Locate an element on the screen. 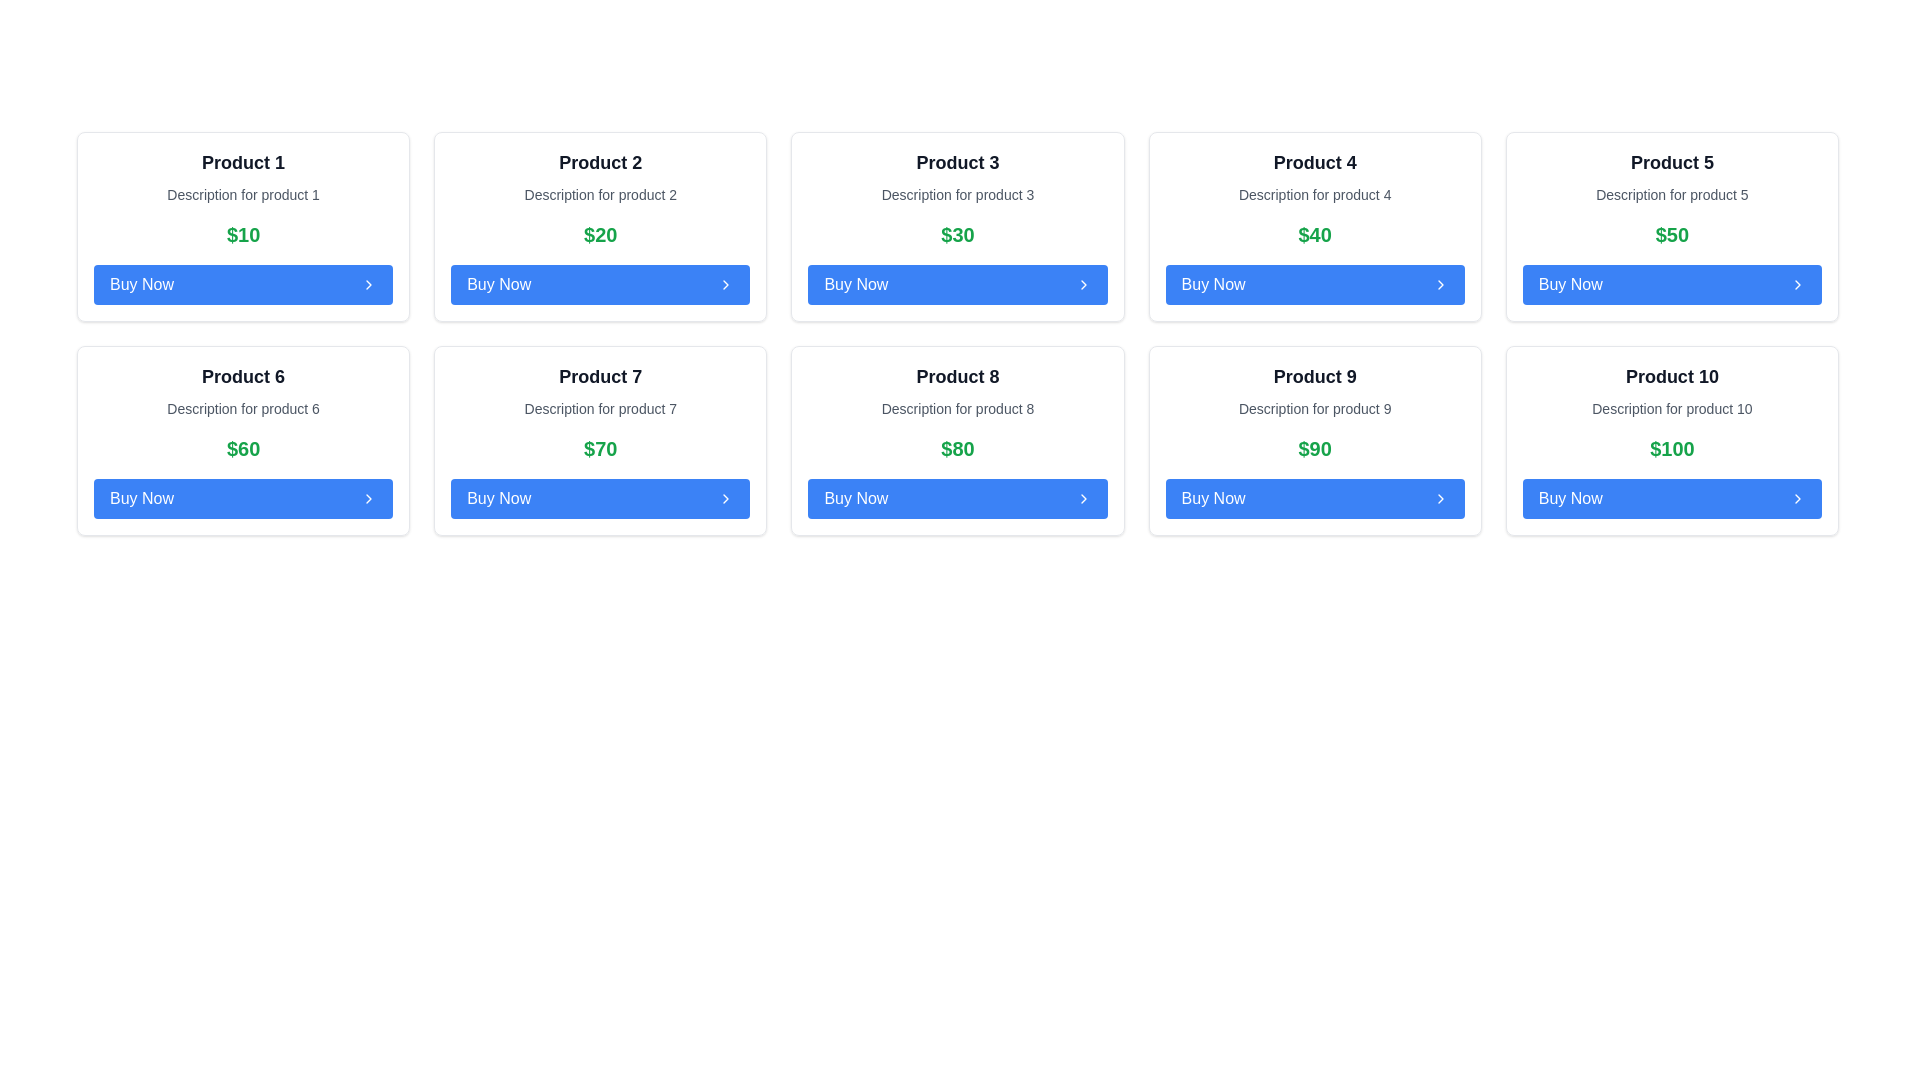  the button at the bottom of the 'Product 9' card to initiate the purchase process is located at coordinates (1315, 497).